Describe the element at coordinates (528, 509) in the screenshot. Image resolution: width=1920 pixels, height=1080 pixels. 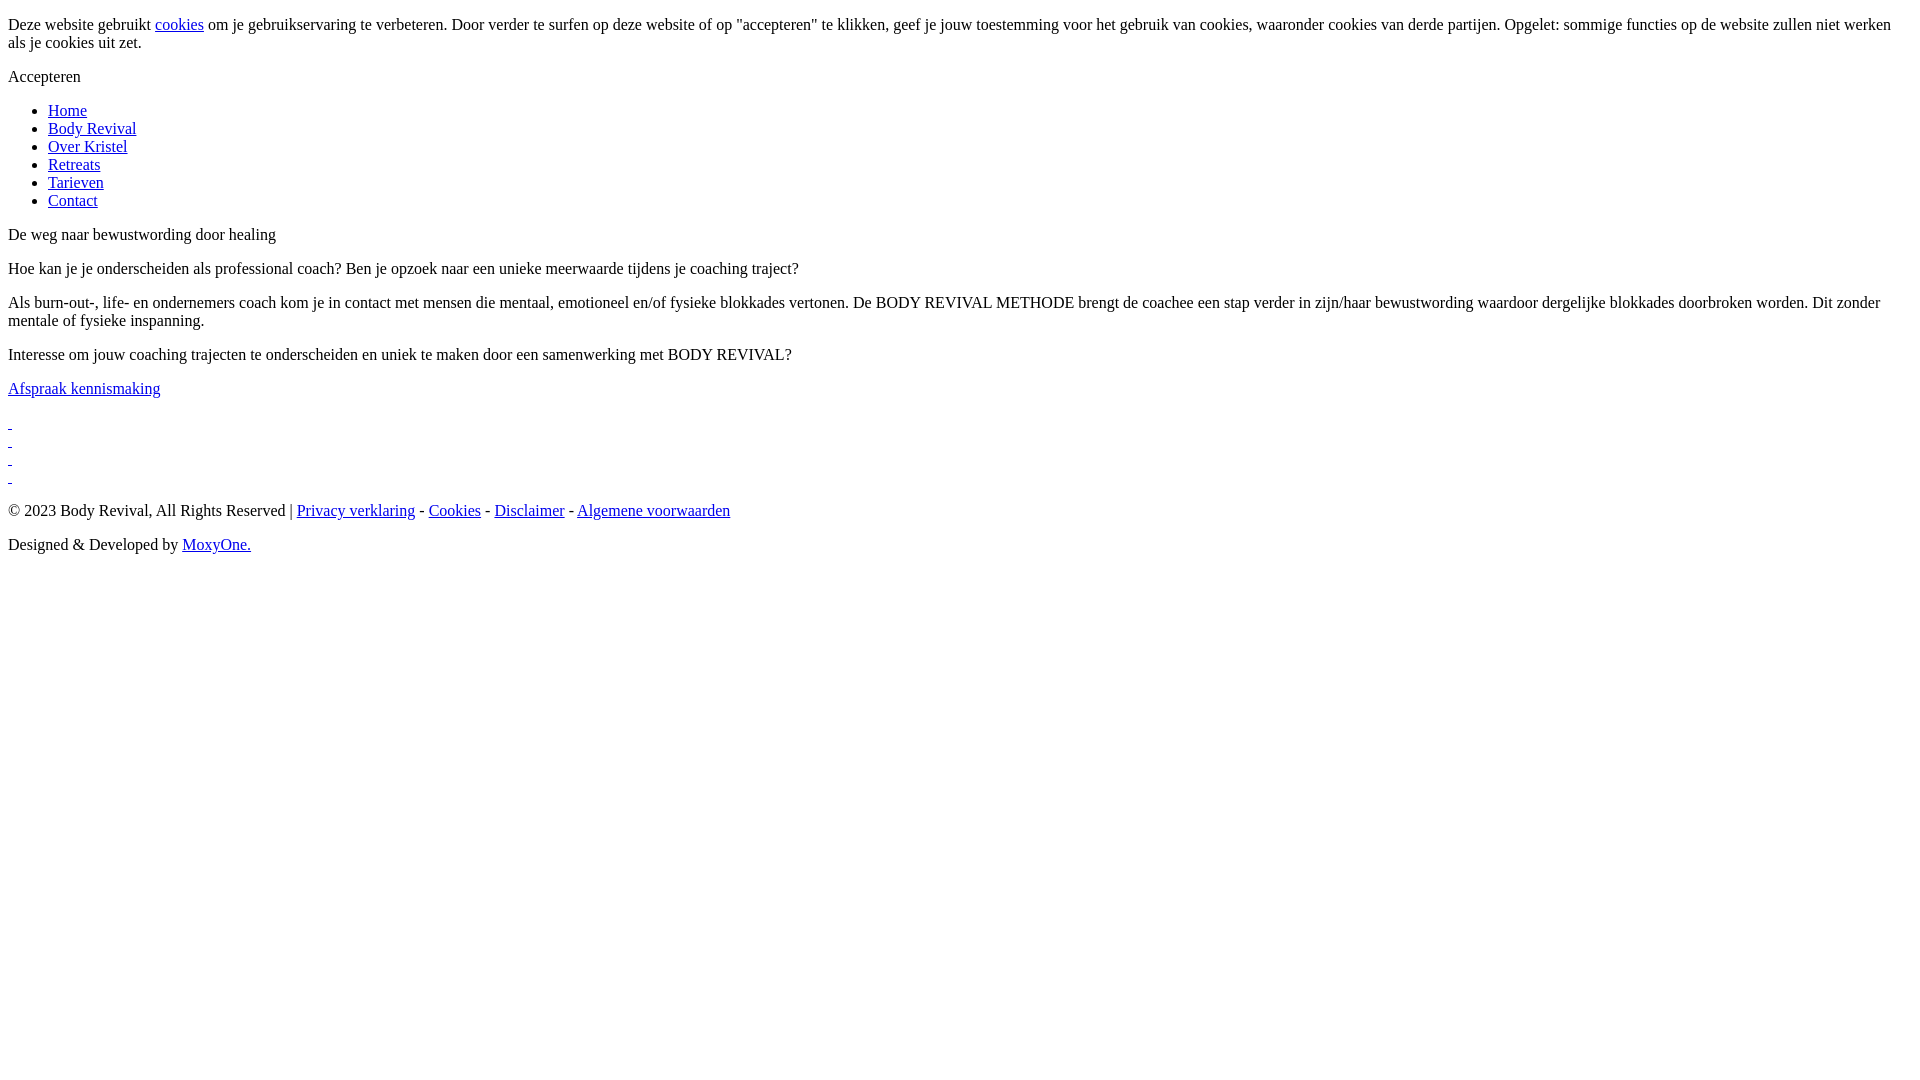
I see `'Disclaimer'` at that location.